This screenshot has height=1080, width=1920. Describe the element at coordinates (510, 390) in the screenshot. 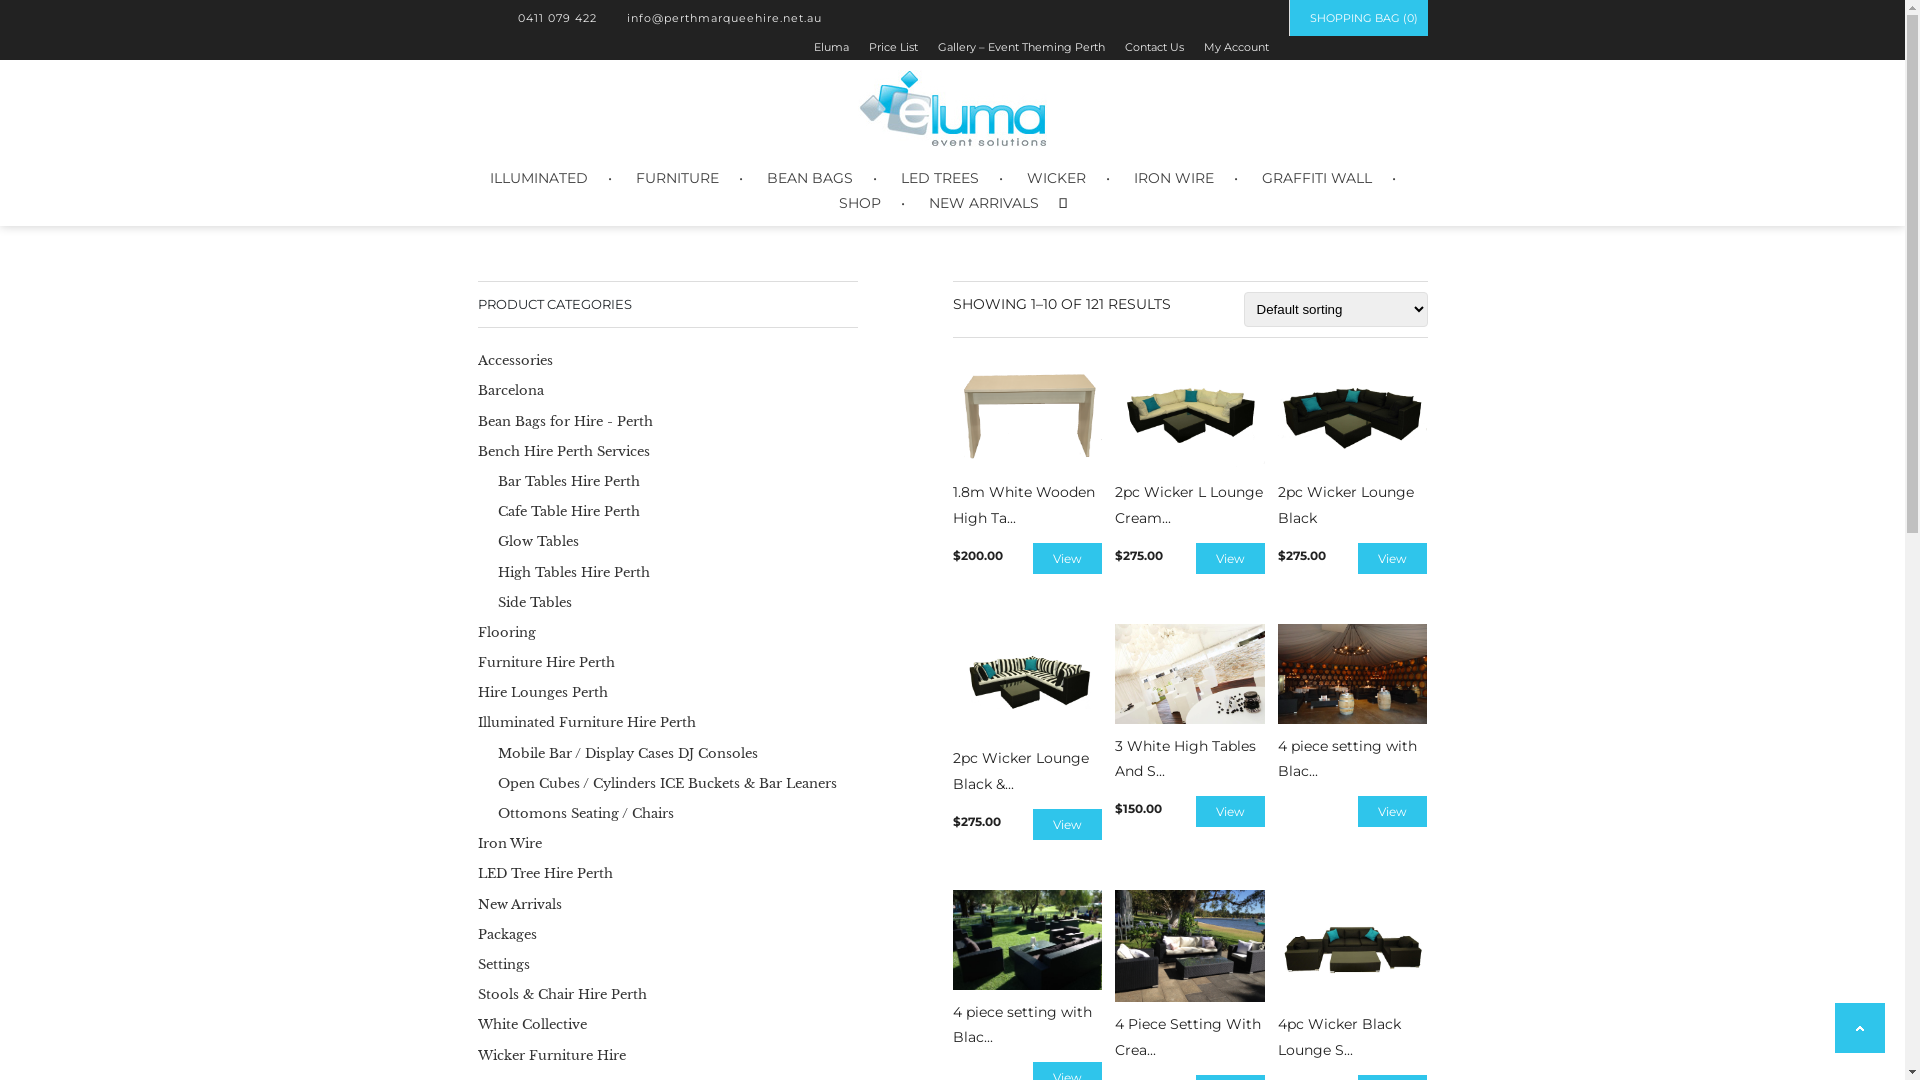

I see `'Barcelona'` at that location.